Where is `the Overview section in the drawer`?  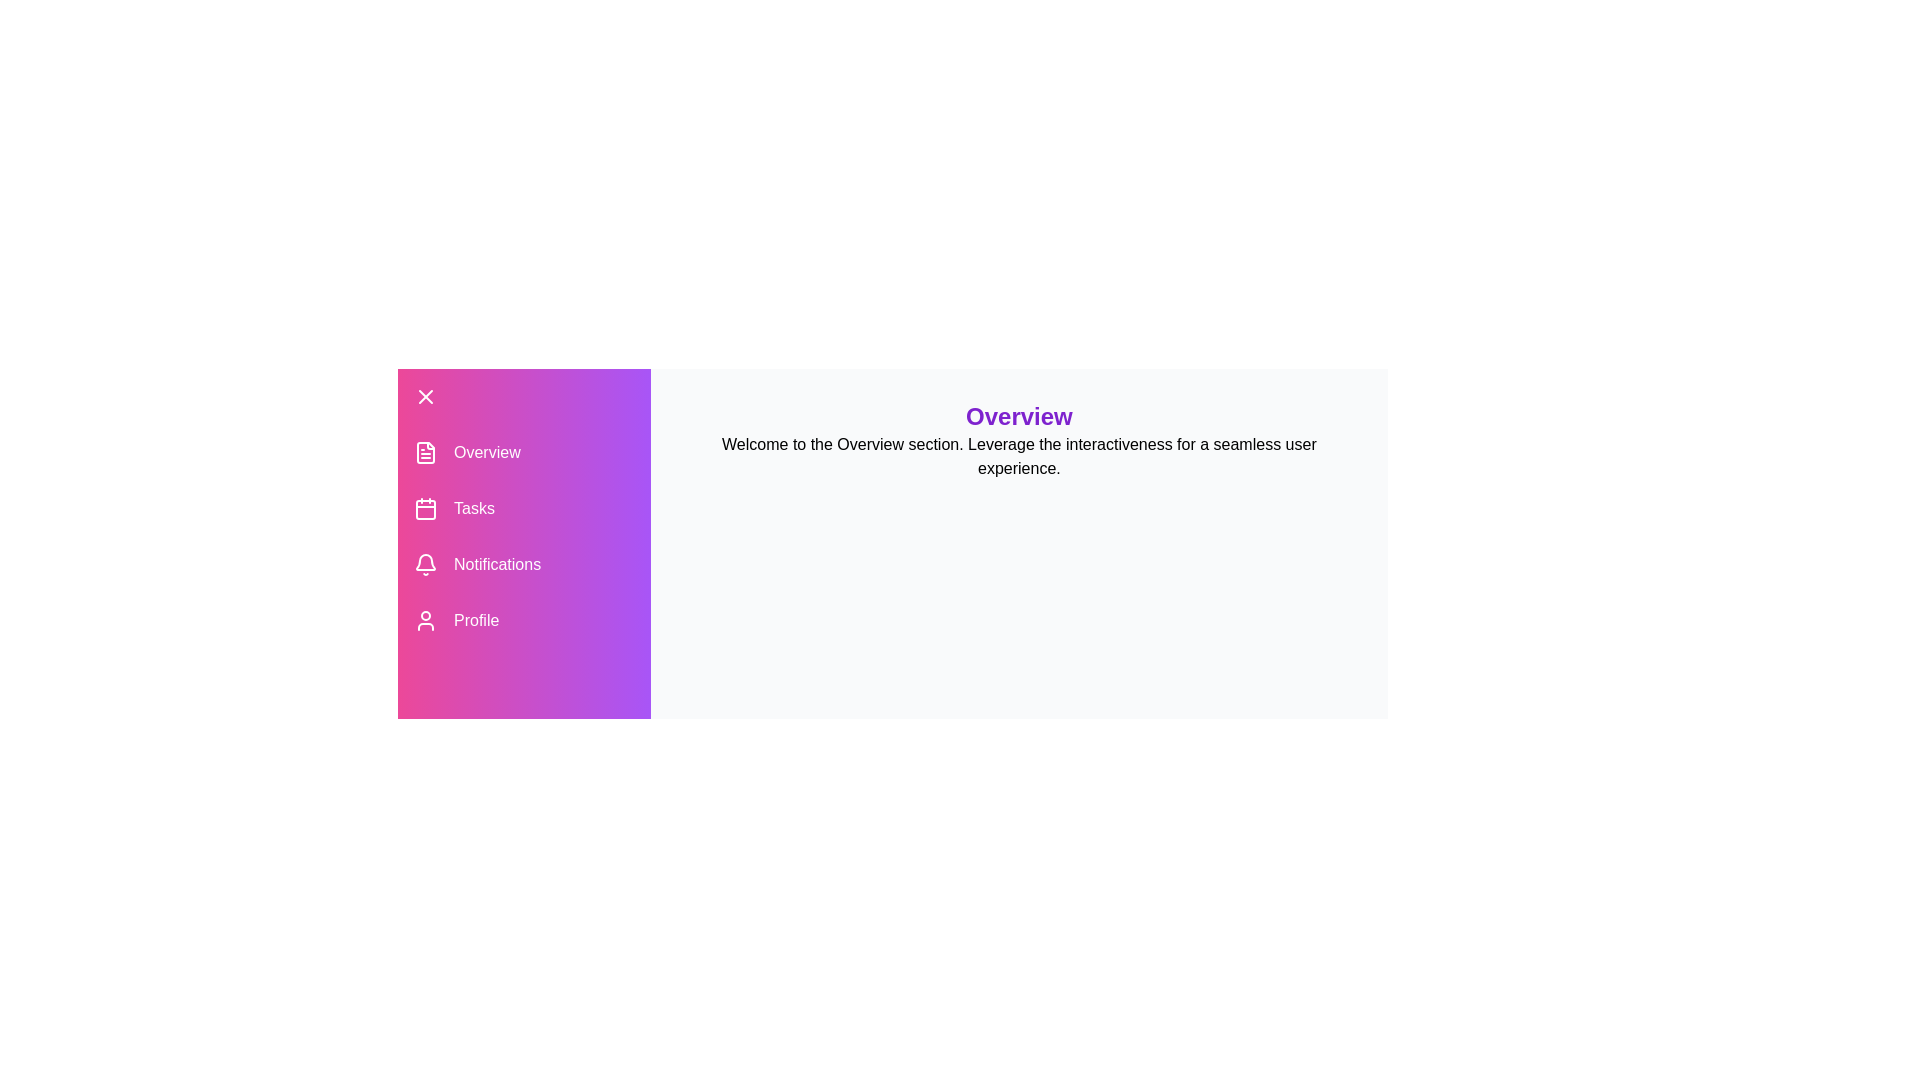 the Overview section in the drawer is located at coordinates (523, 452).